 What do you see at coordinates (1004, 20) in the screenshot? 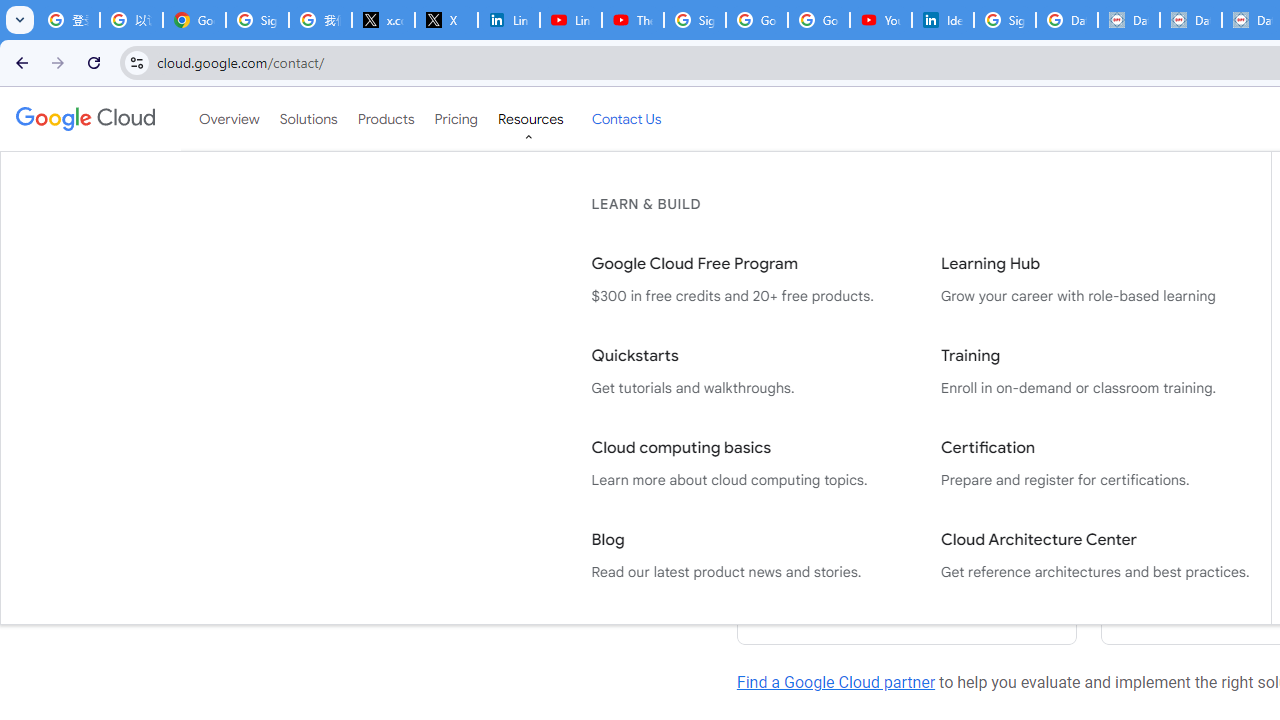
I see `'Sign in - Google Accounts'` at bounding box center [1004, 20].